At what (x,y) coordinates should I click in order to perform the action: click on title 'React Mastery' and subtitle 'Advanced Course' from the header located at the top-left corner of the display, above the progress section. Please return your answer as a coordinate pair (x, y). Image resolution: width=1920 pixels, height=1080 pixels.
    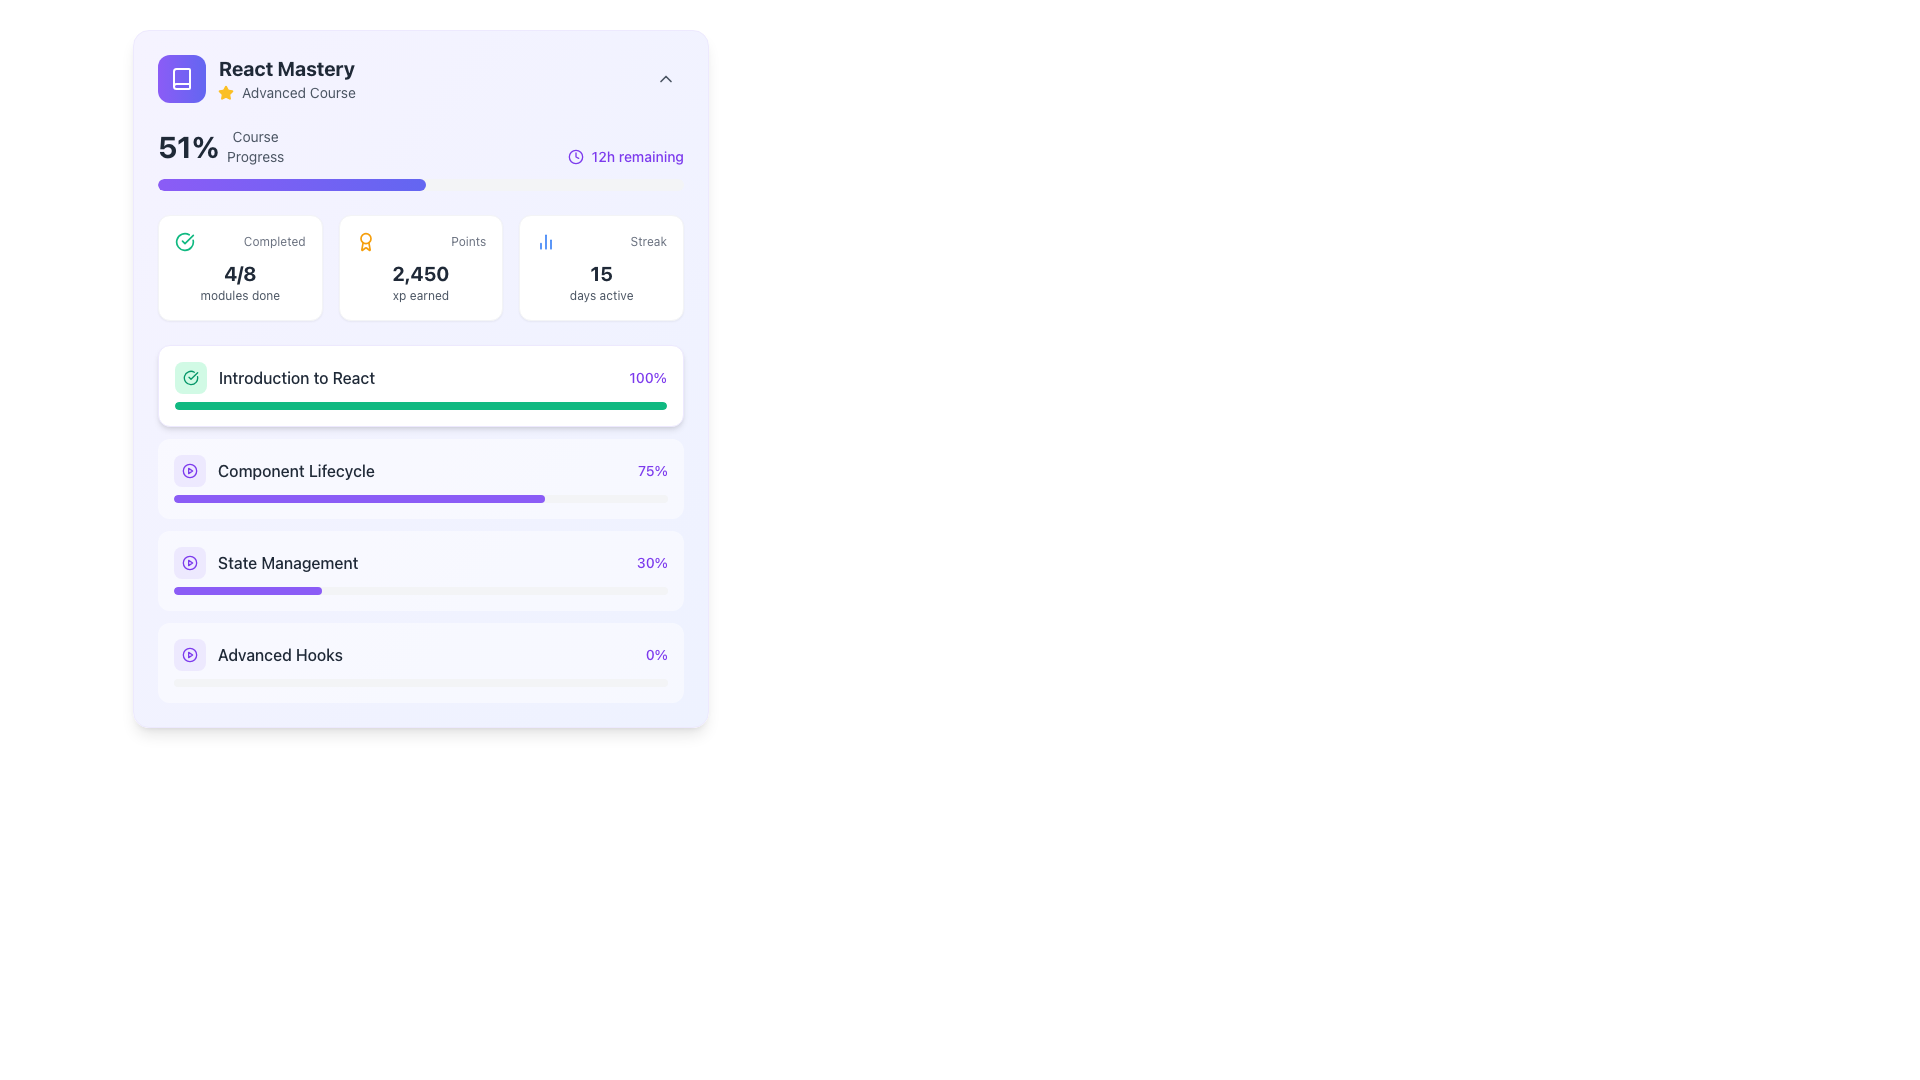
    Looking at the image, I should click on (255, 77).